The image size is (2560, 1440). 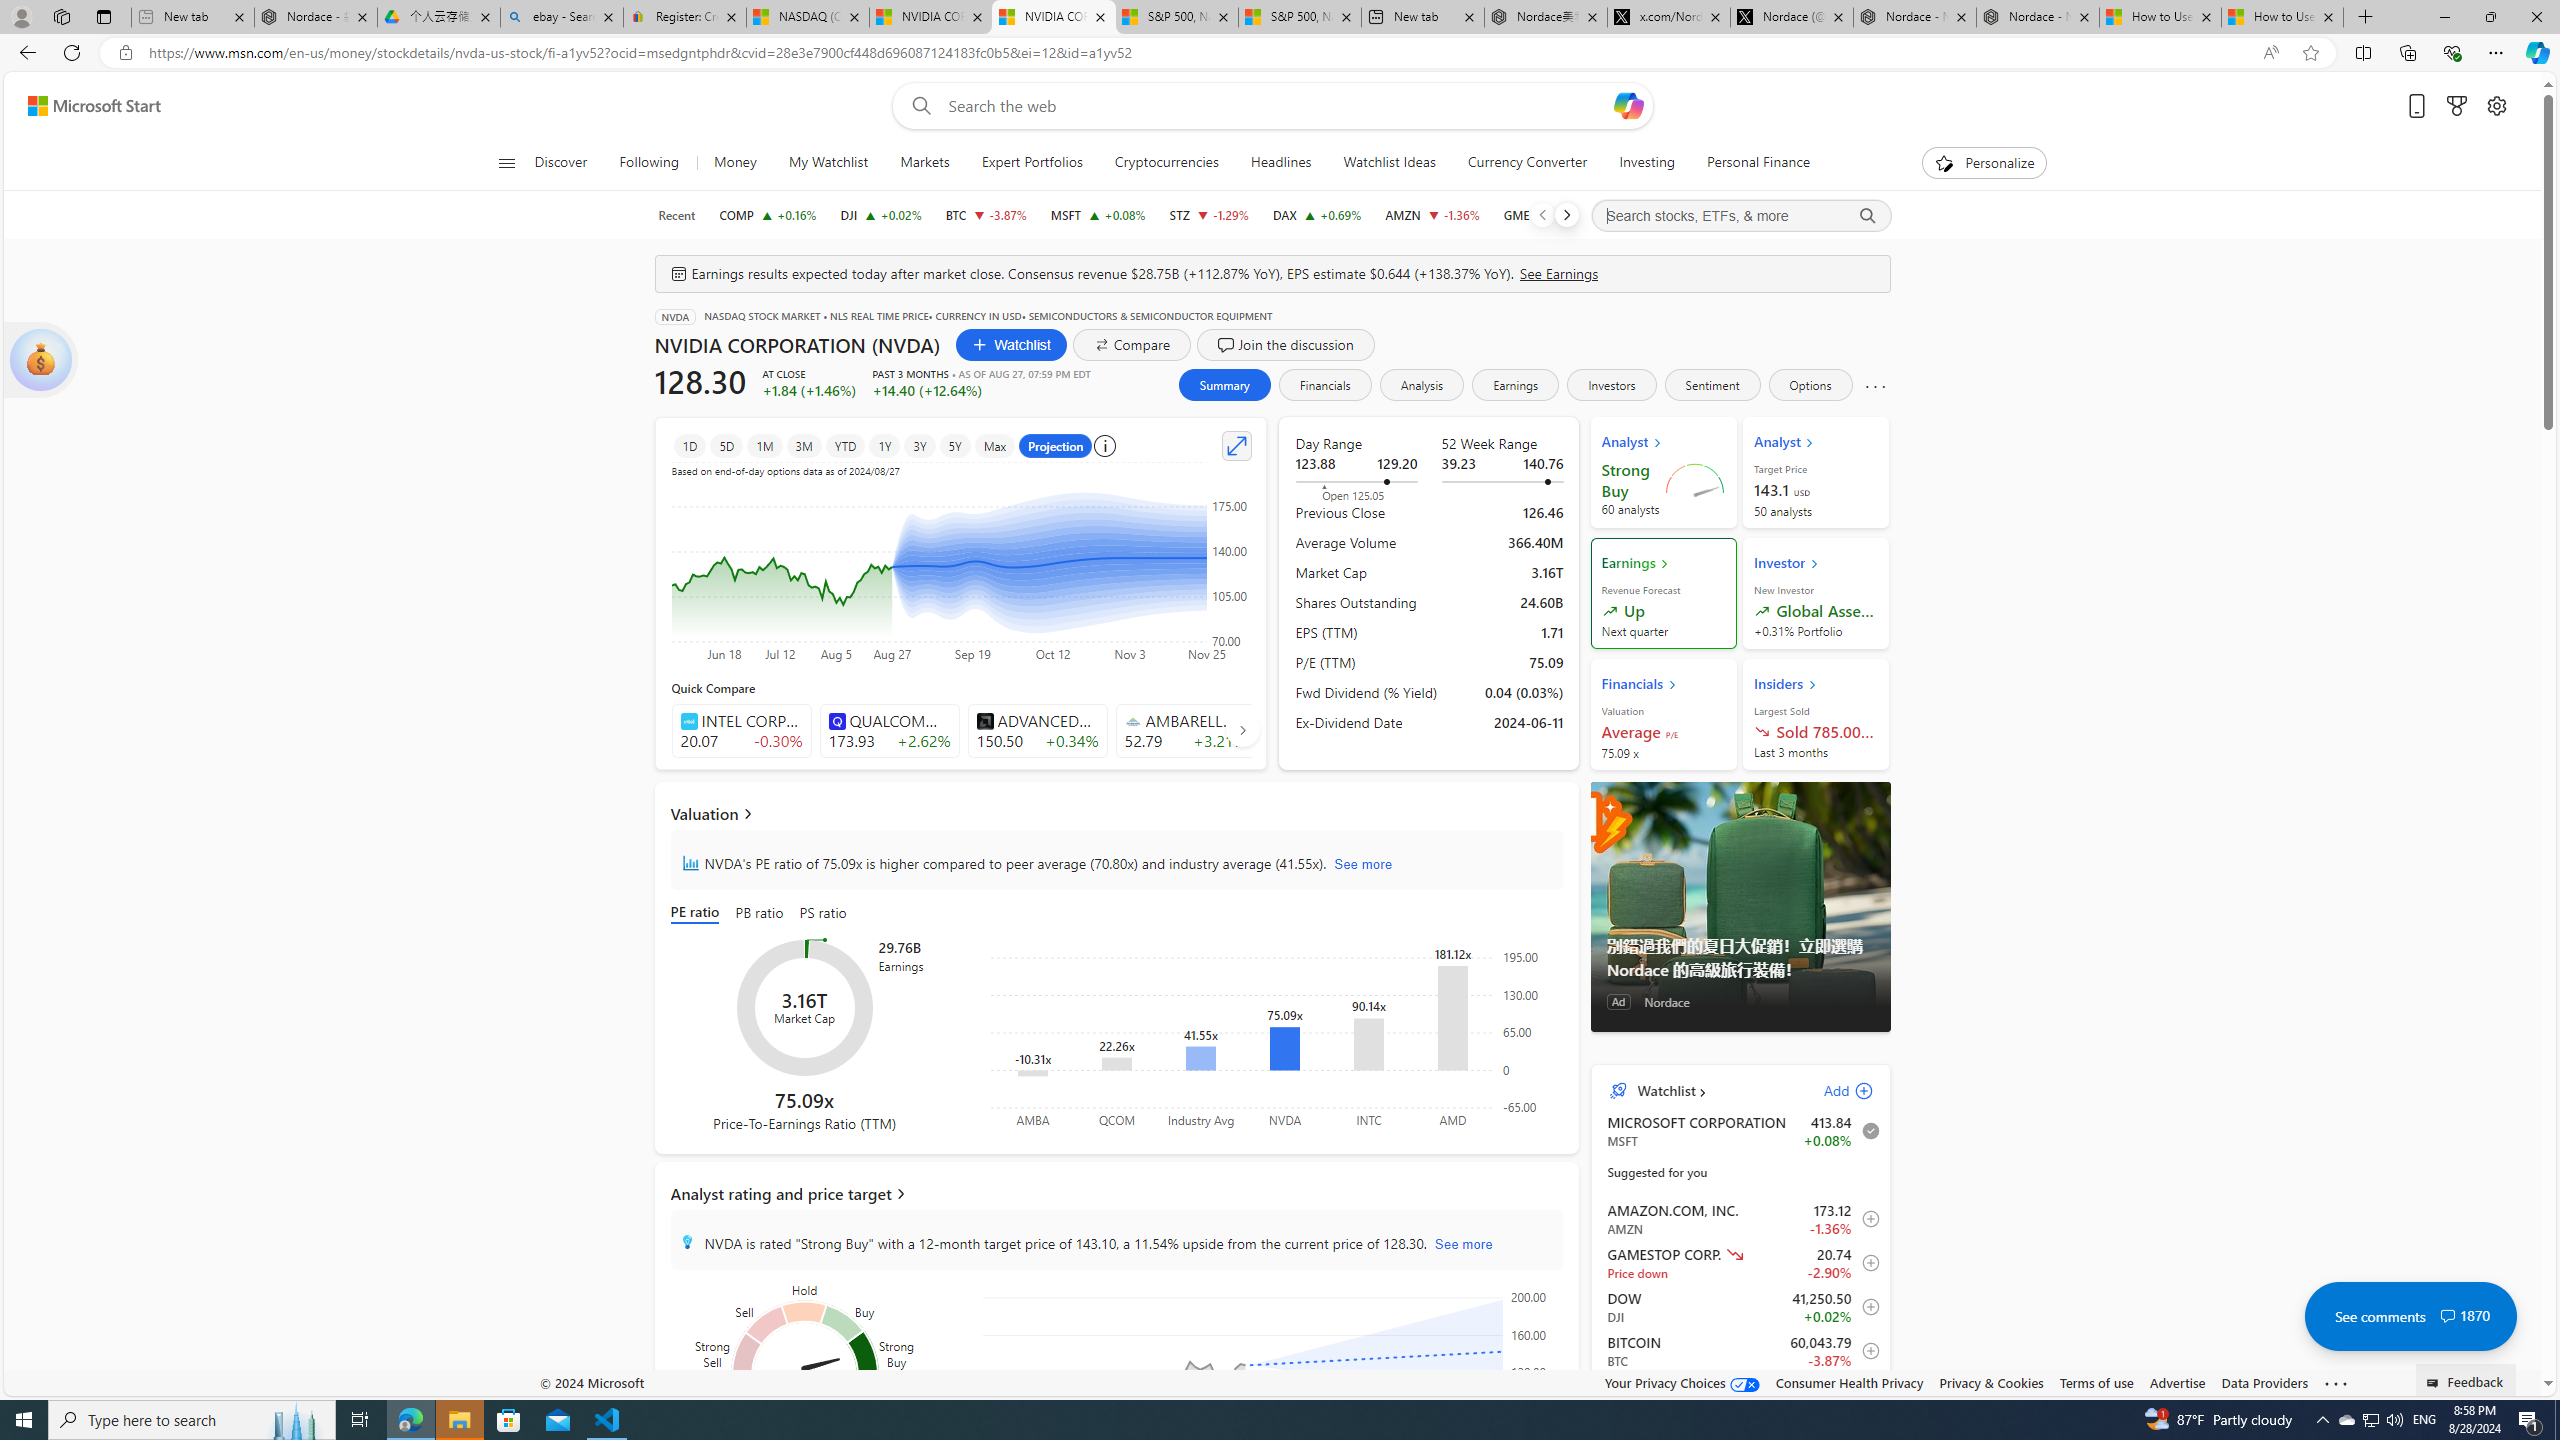 I want to click on 'Financials', so click(x=1324, y=383).